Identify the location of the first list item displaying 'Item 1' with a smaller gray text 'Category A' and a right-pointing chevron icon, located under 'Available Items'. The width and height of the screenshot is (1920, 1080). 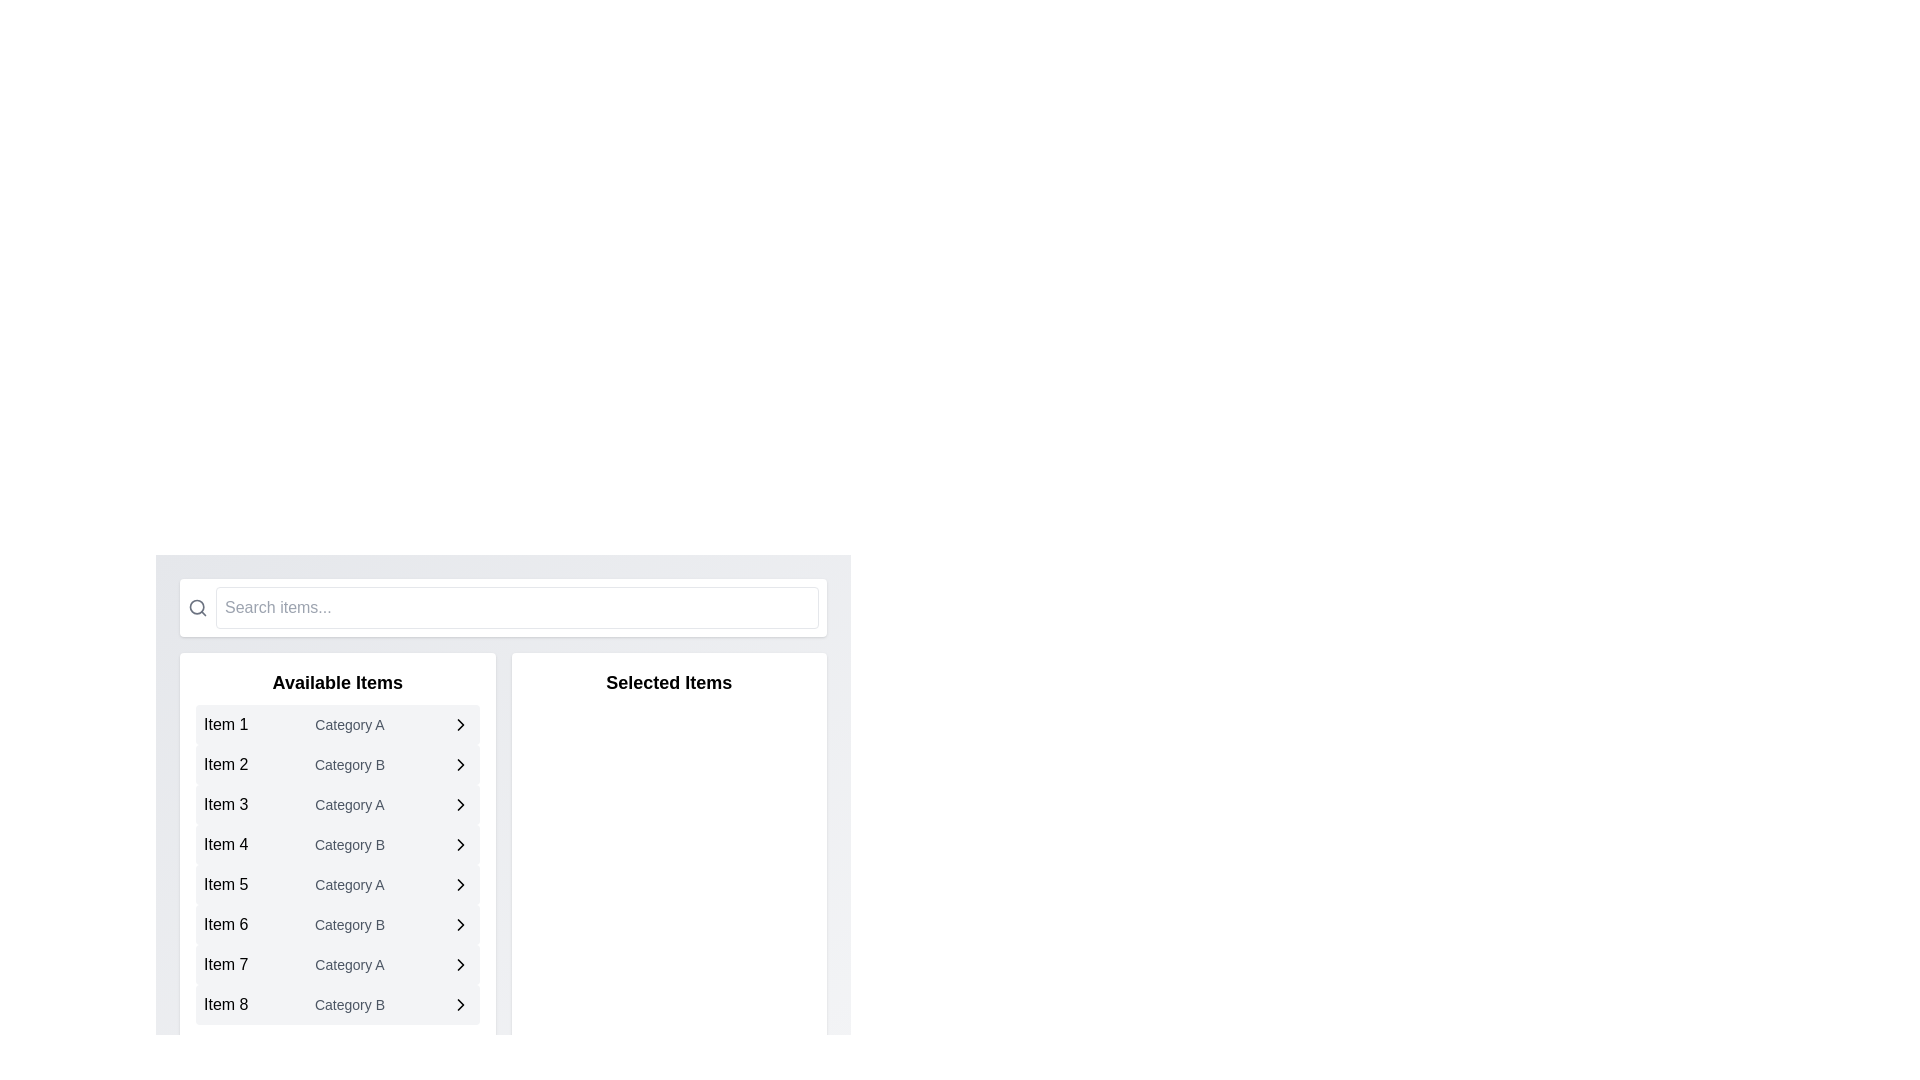
(337, 725).